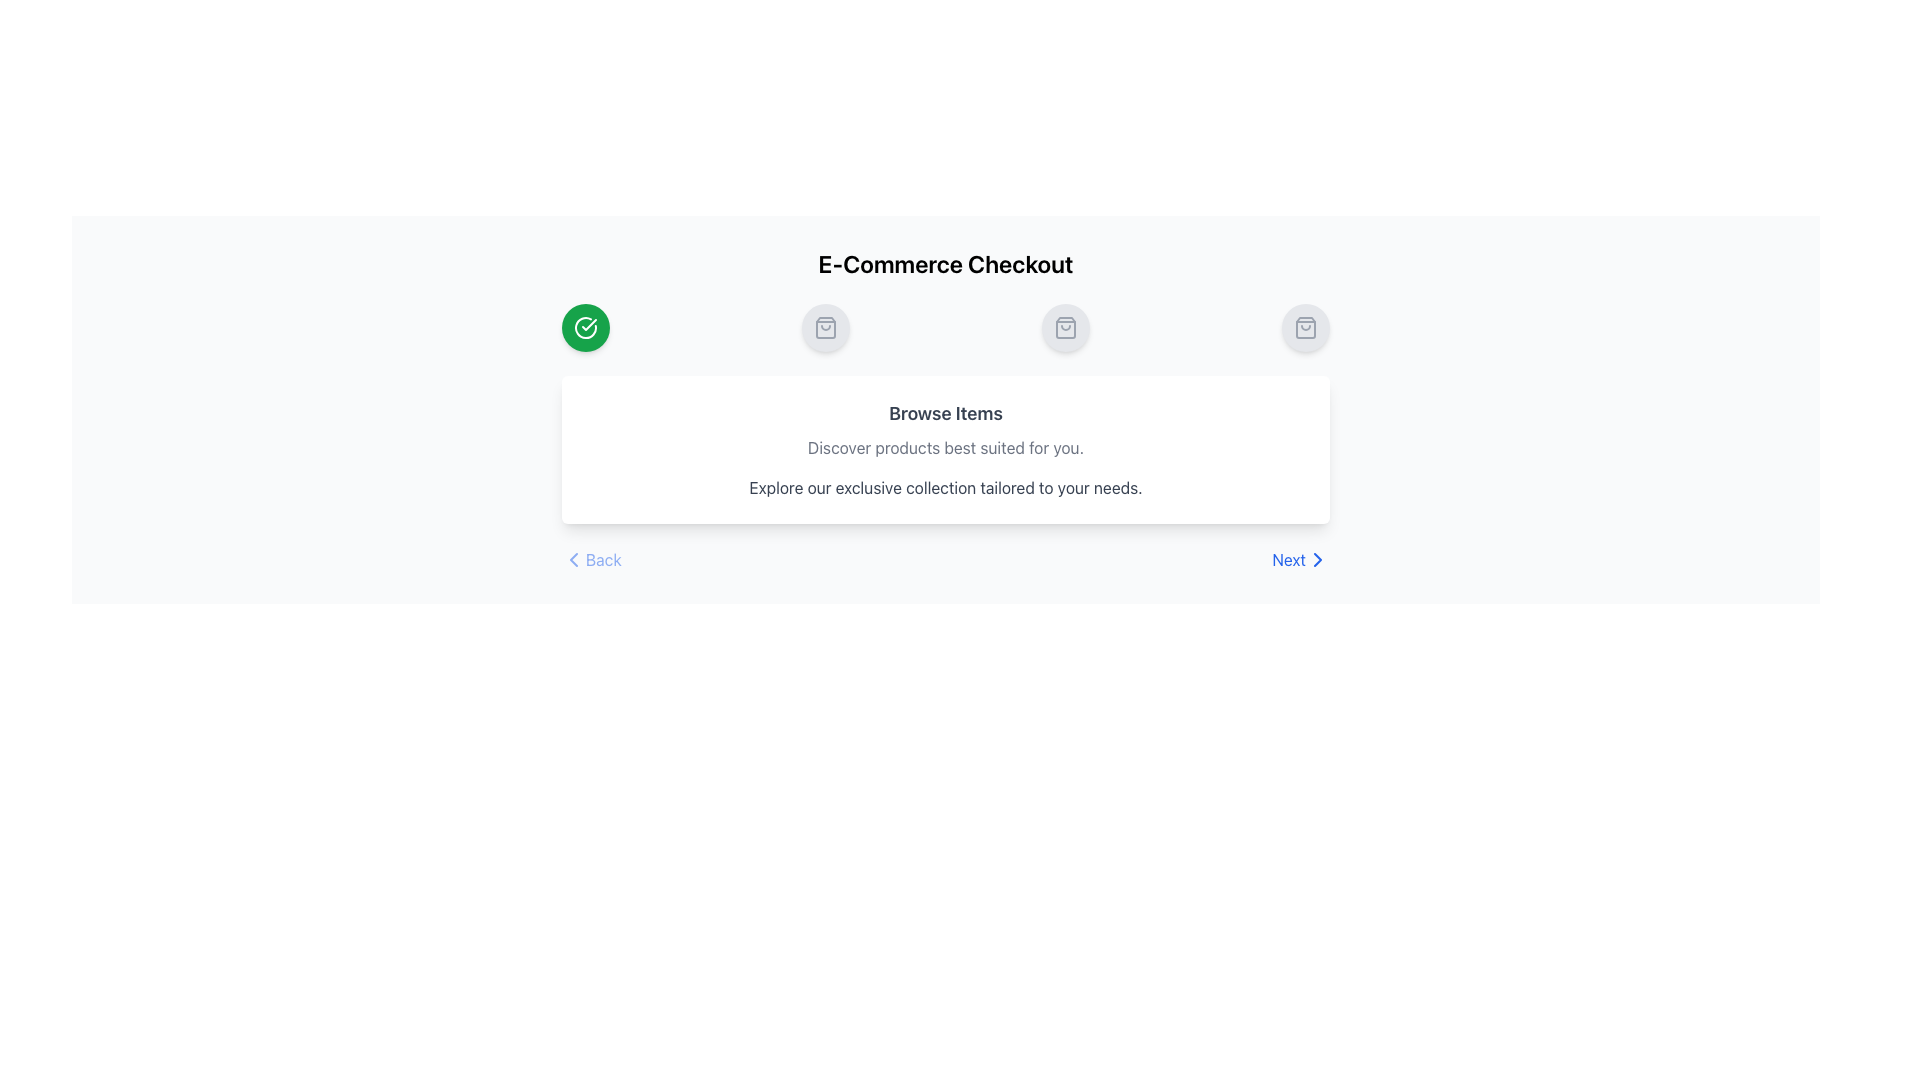  Describe the element at coordinates (1064, 326) in the screenshot. I see `the shopping bag icon, which is a minimalistic icon outlined with thin gray lines, located centrally below the title 'E-Commerce Checkout'` at that location.